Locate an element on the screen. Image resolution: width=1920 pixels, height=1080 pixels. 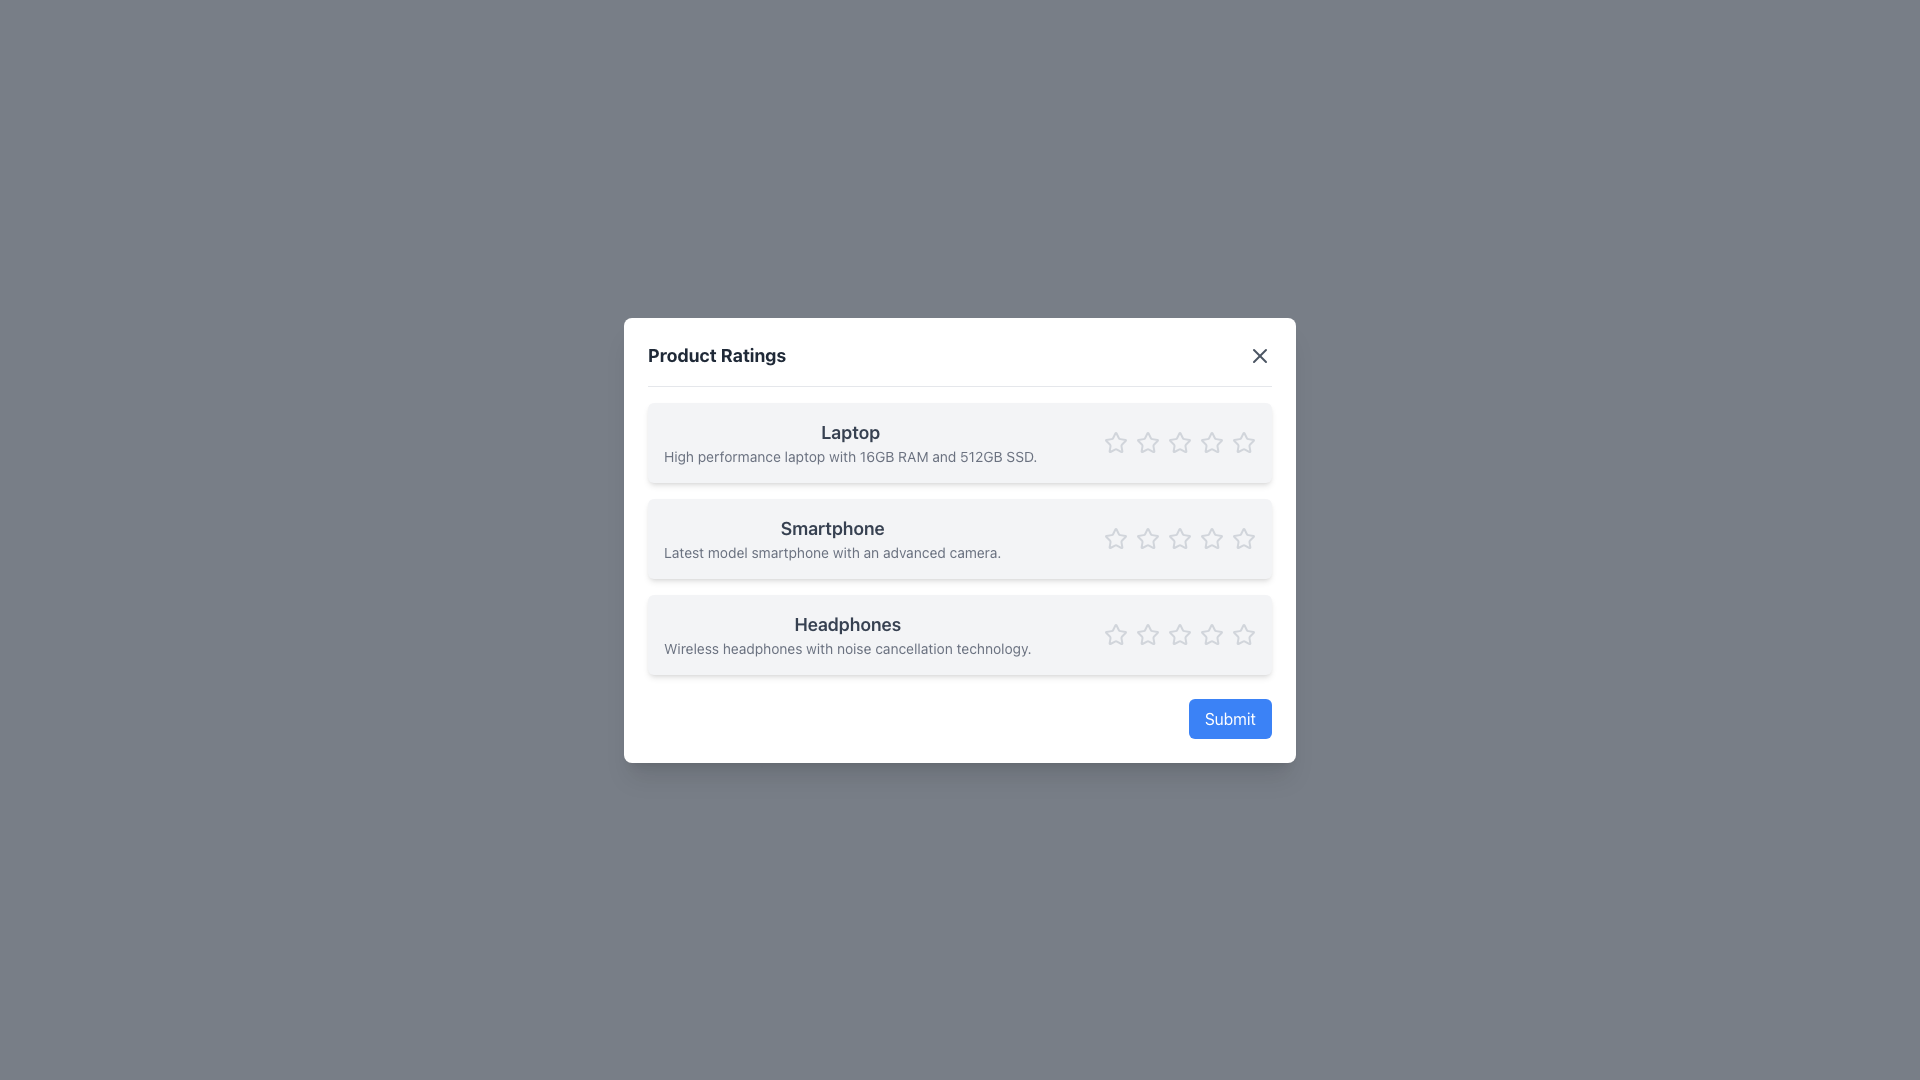
the fifth star-shaped rating icon in the Headphones section is located at coordinates (1180, 633).